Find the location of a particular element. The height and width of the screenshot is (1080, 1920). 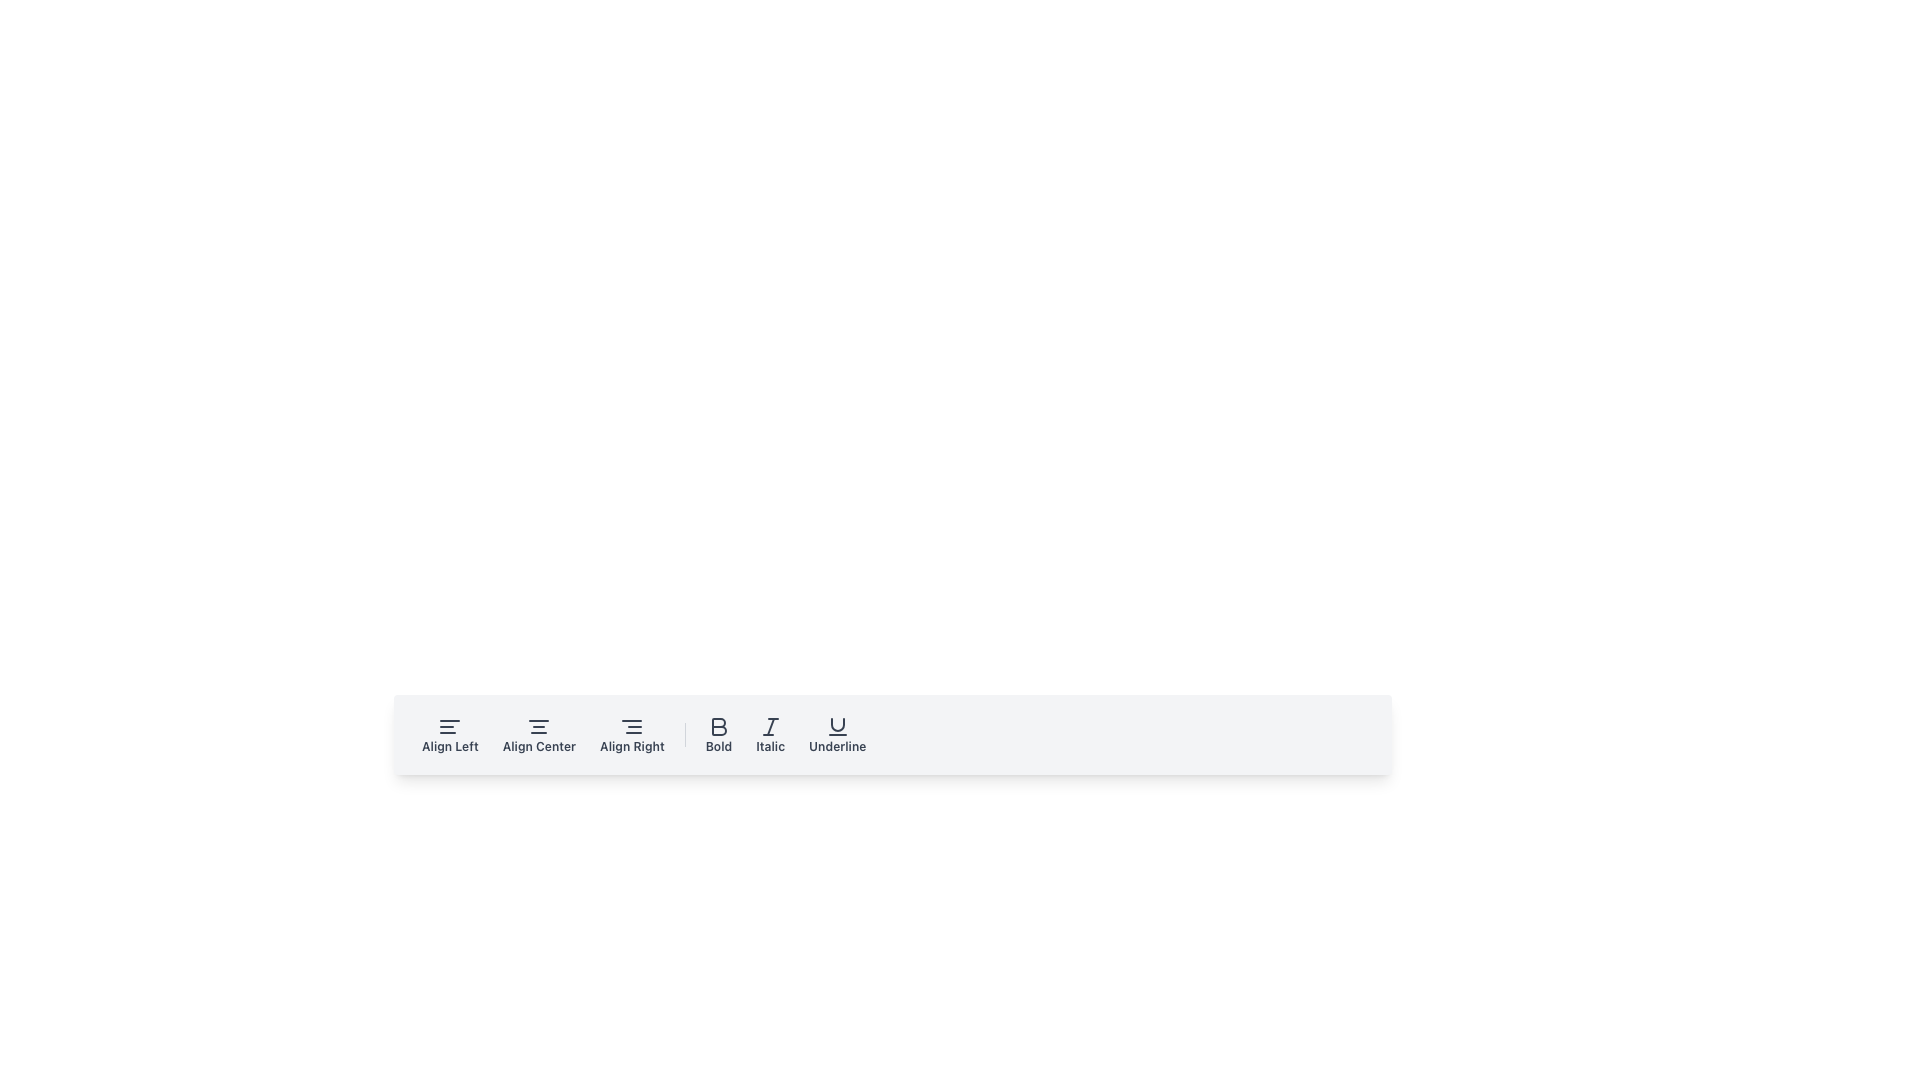

the diagonal line within the 'Italic' button, which is the fifth button from the left in the toolbar is located at coordinates (769, 726).